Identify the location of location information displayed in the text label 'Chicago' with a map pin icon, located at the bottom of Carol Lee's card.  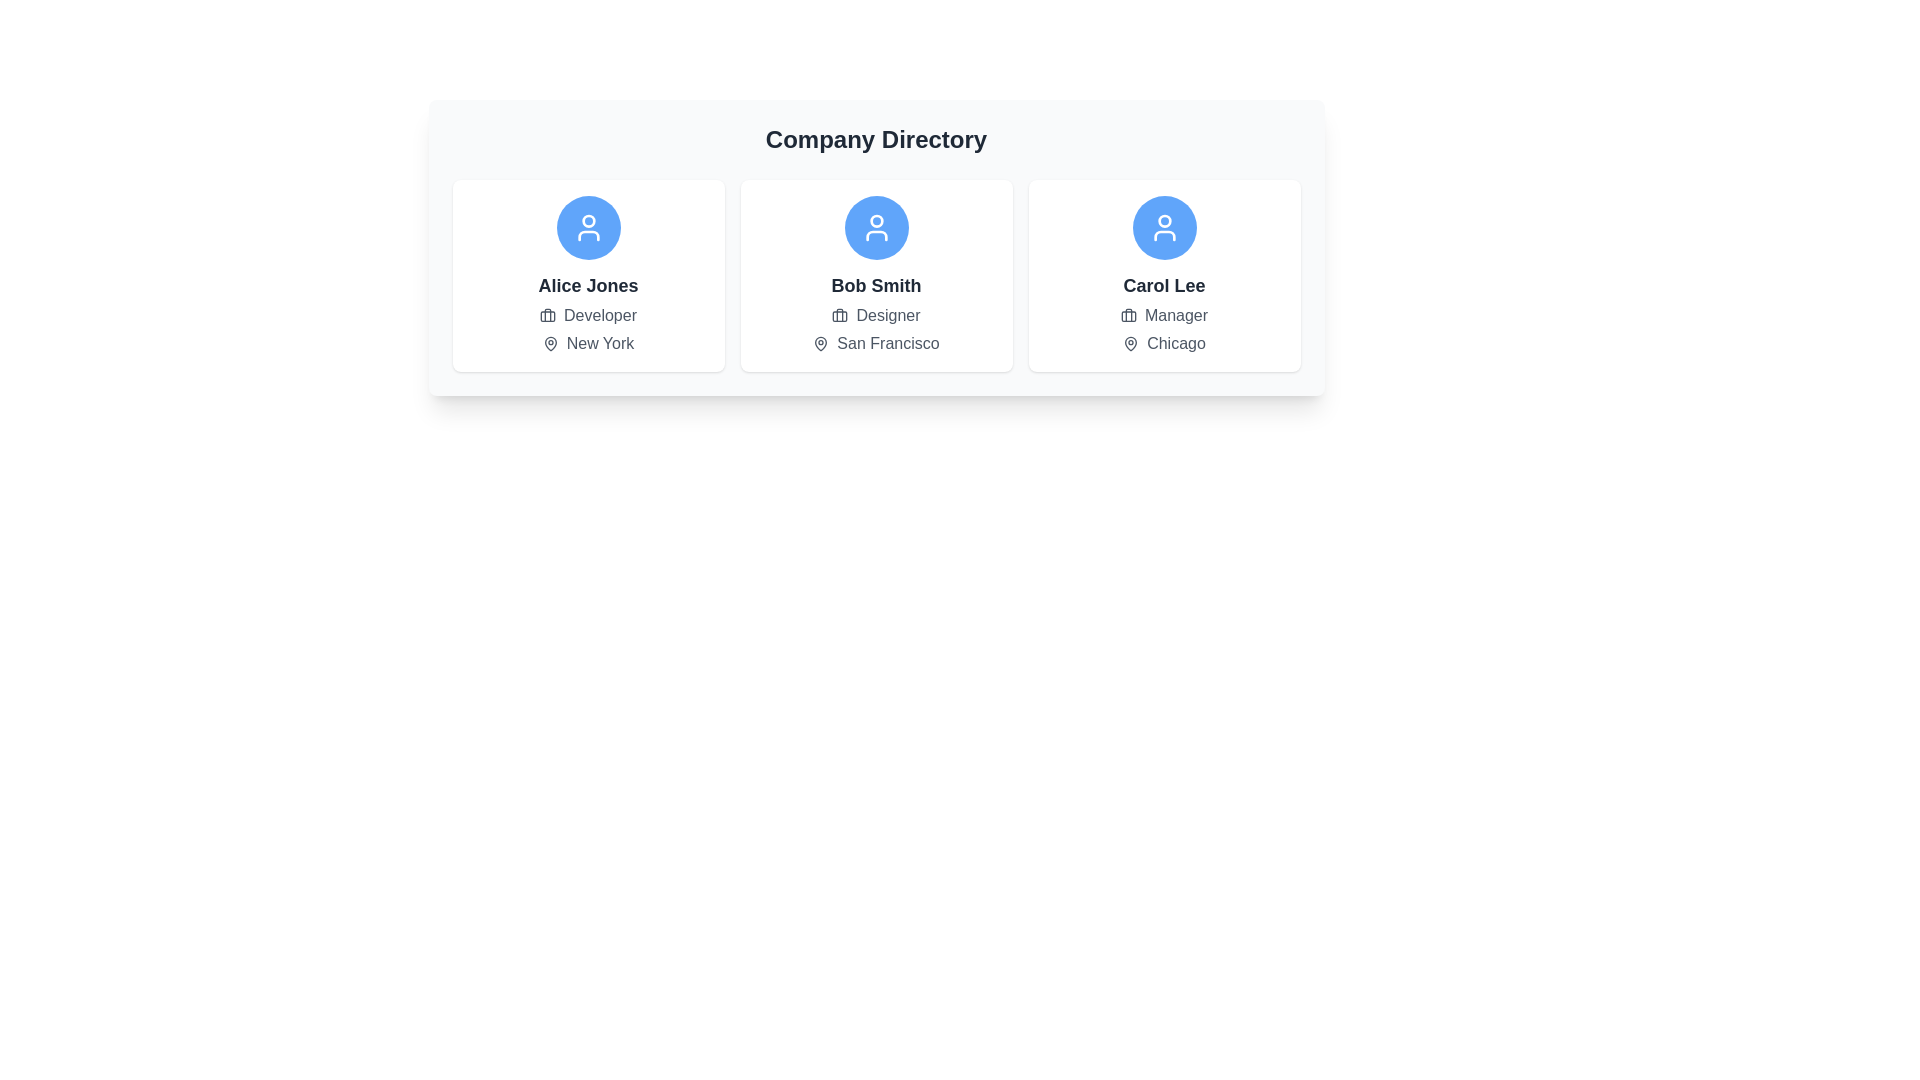
(1164, 342).